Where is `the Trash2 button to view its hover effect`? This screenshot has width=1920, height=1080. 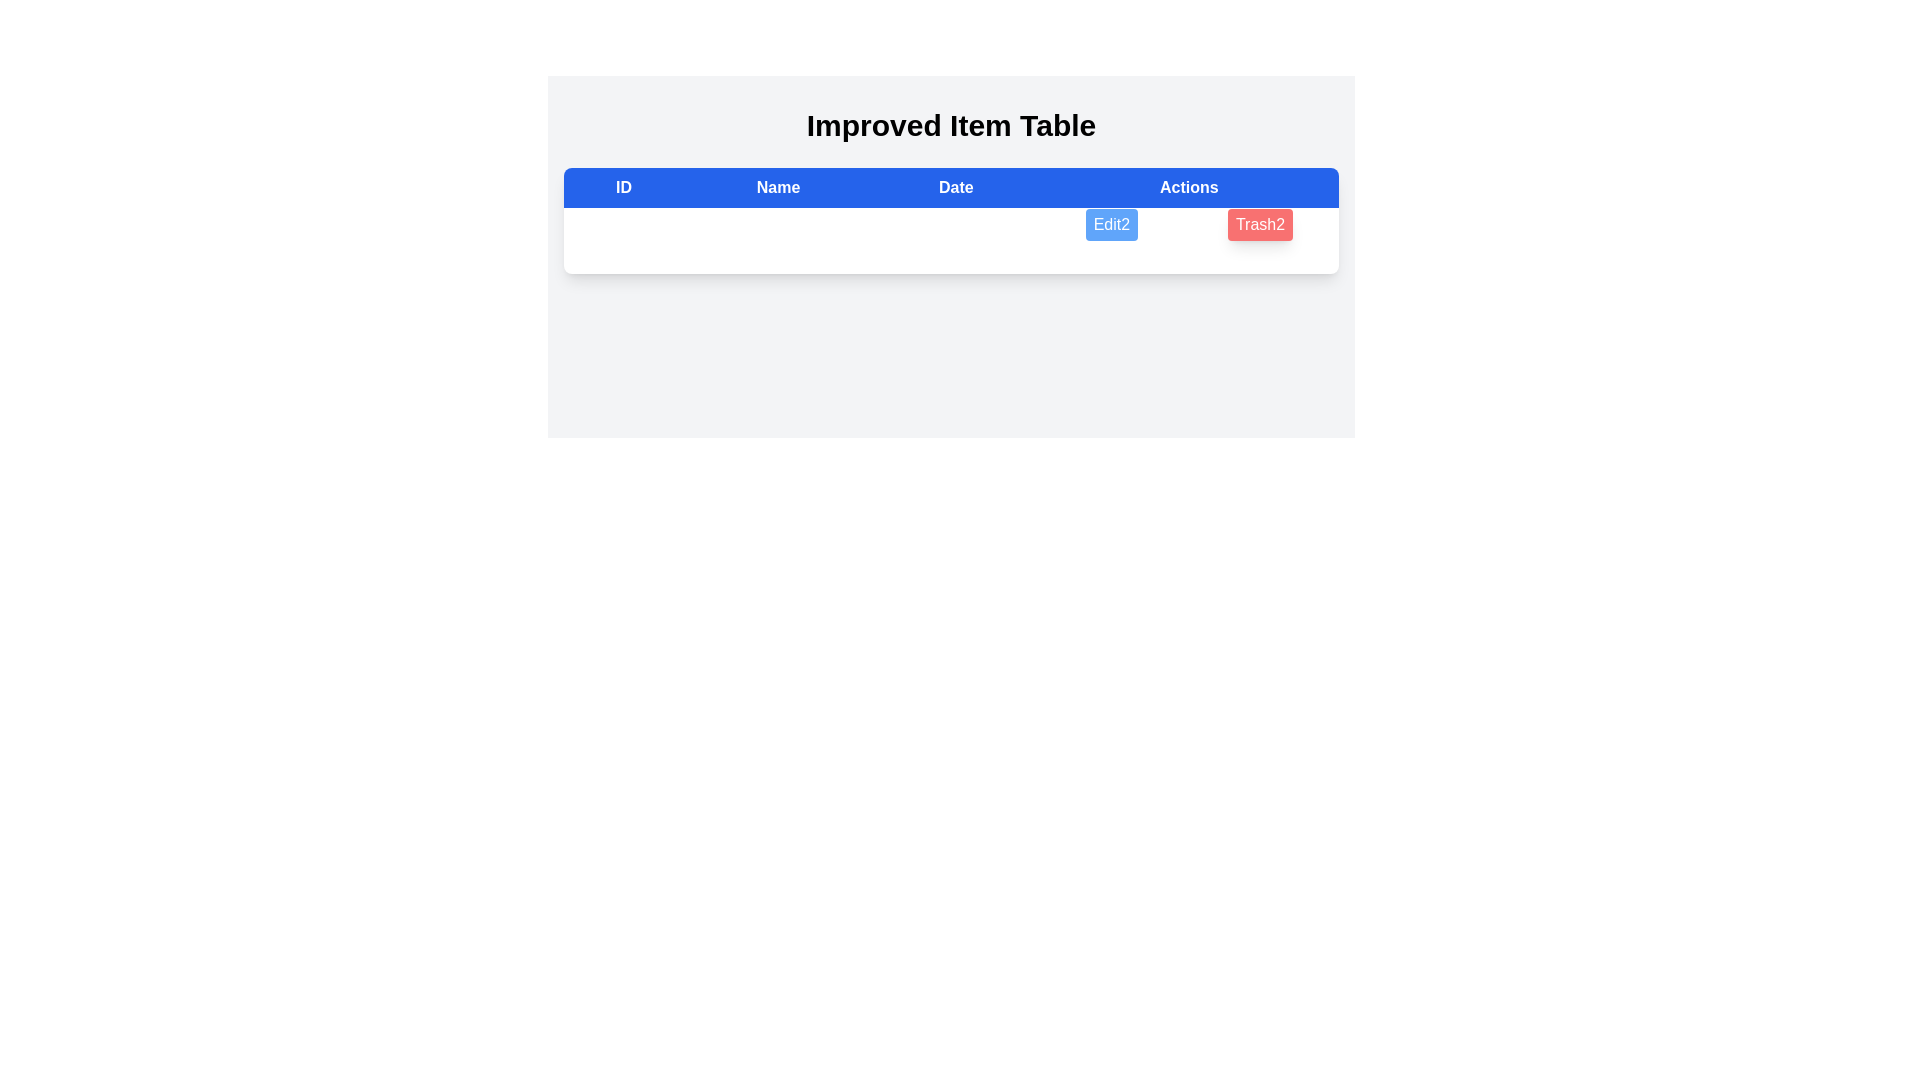
the Trash2 button to view its hover effect is located at coordinates (1259, 224).